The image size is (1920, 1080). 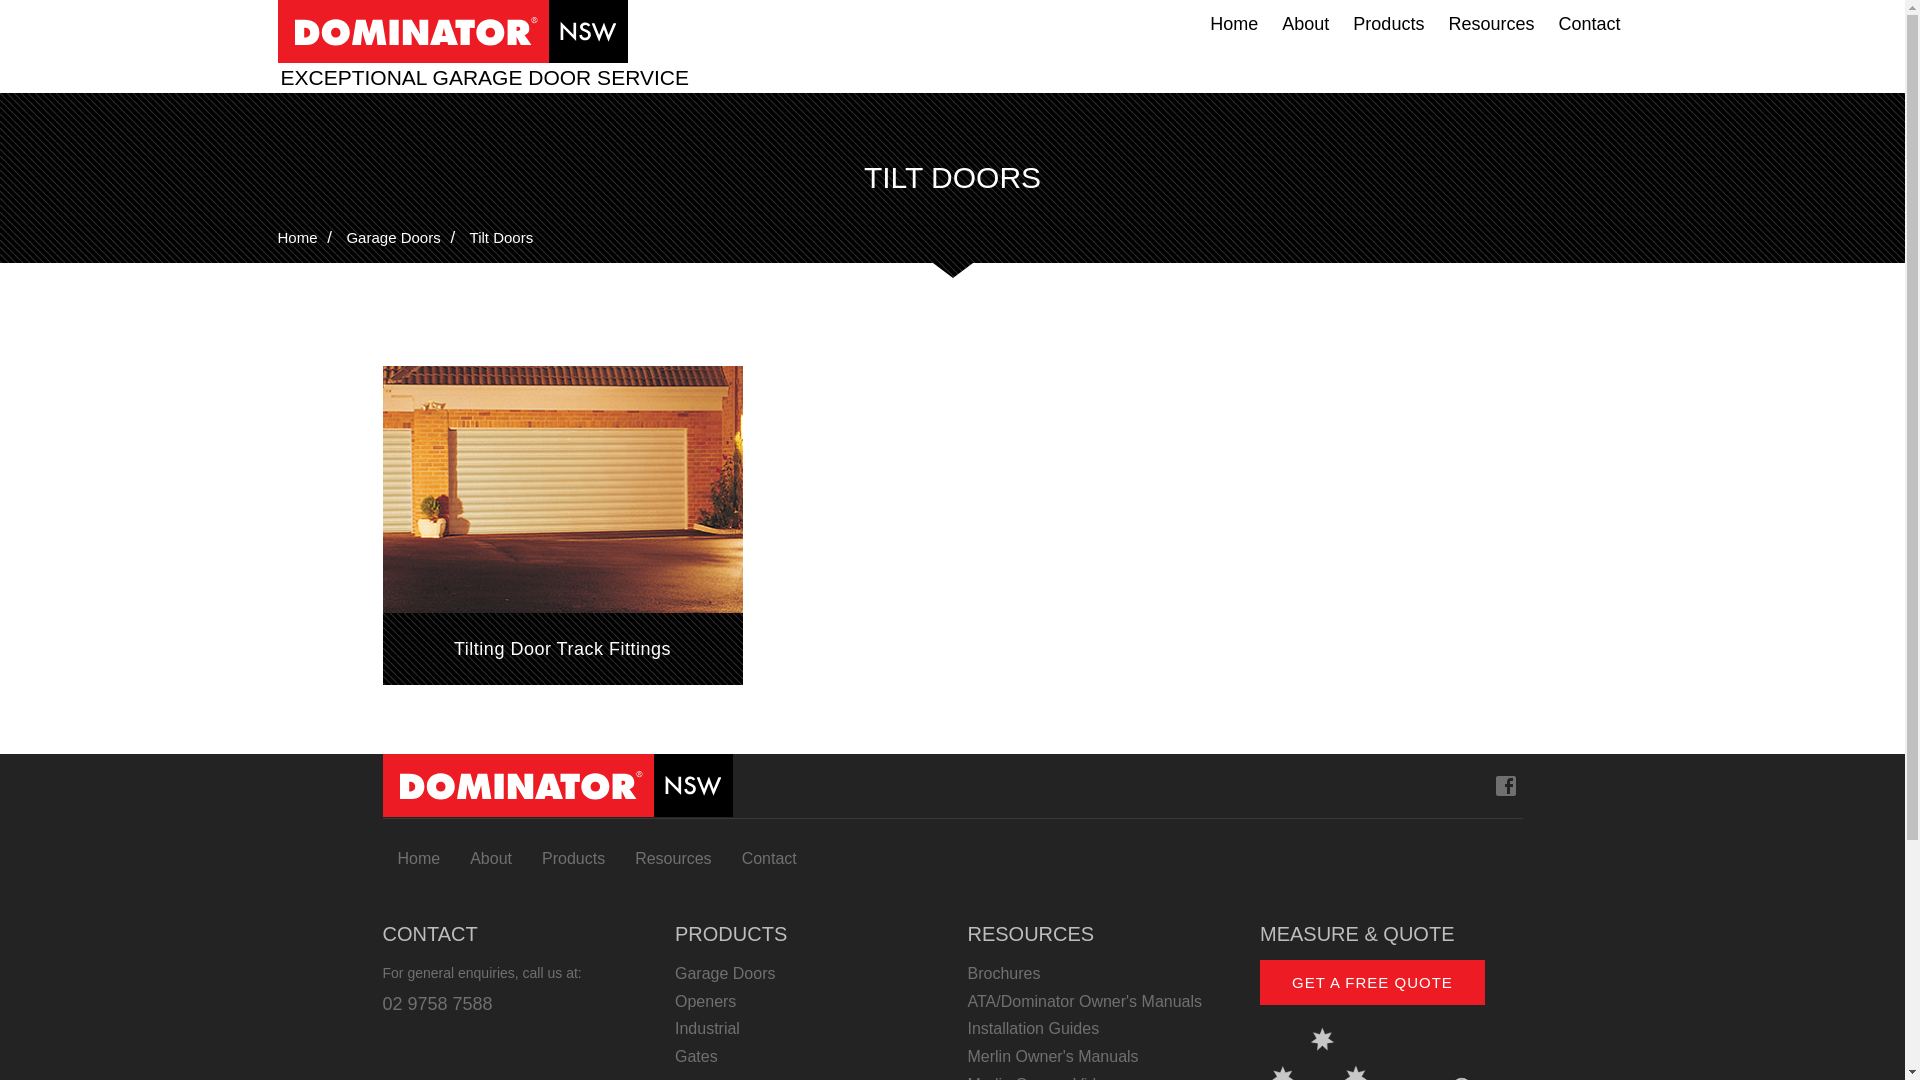 What do you see at coordinates (806, 1055) in the screenshot?
I see `'Gates'` at bounding box center [806, 1055].